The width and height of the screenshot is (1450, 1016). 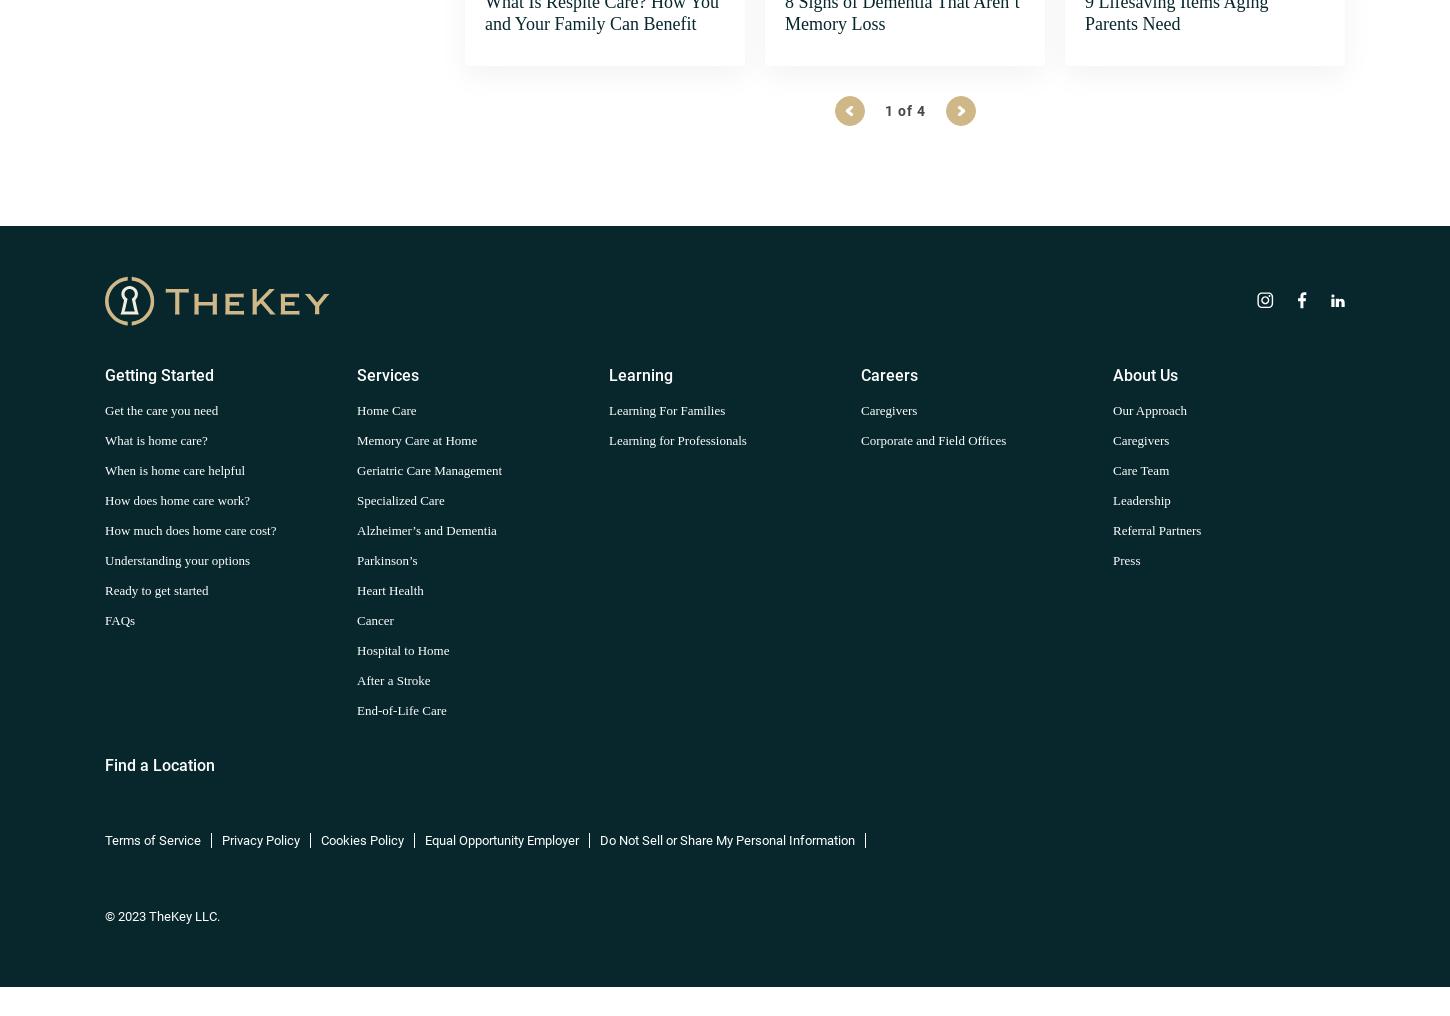 I want to click on 'Hospital to Home', so click(x=401, y=648).